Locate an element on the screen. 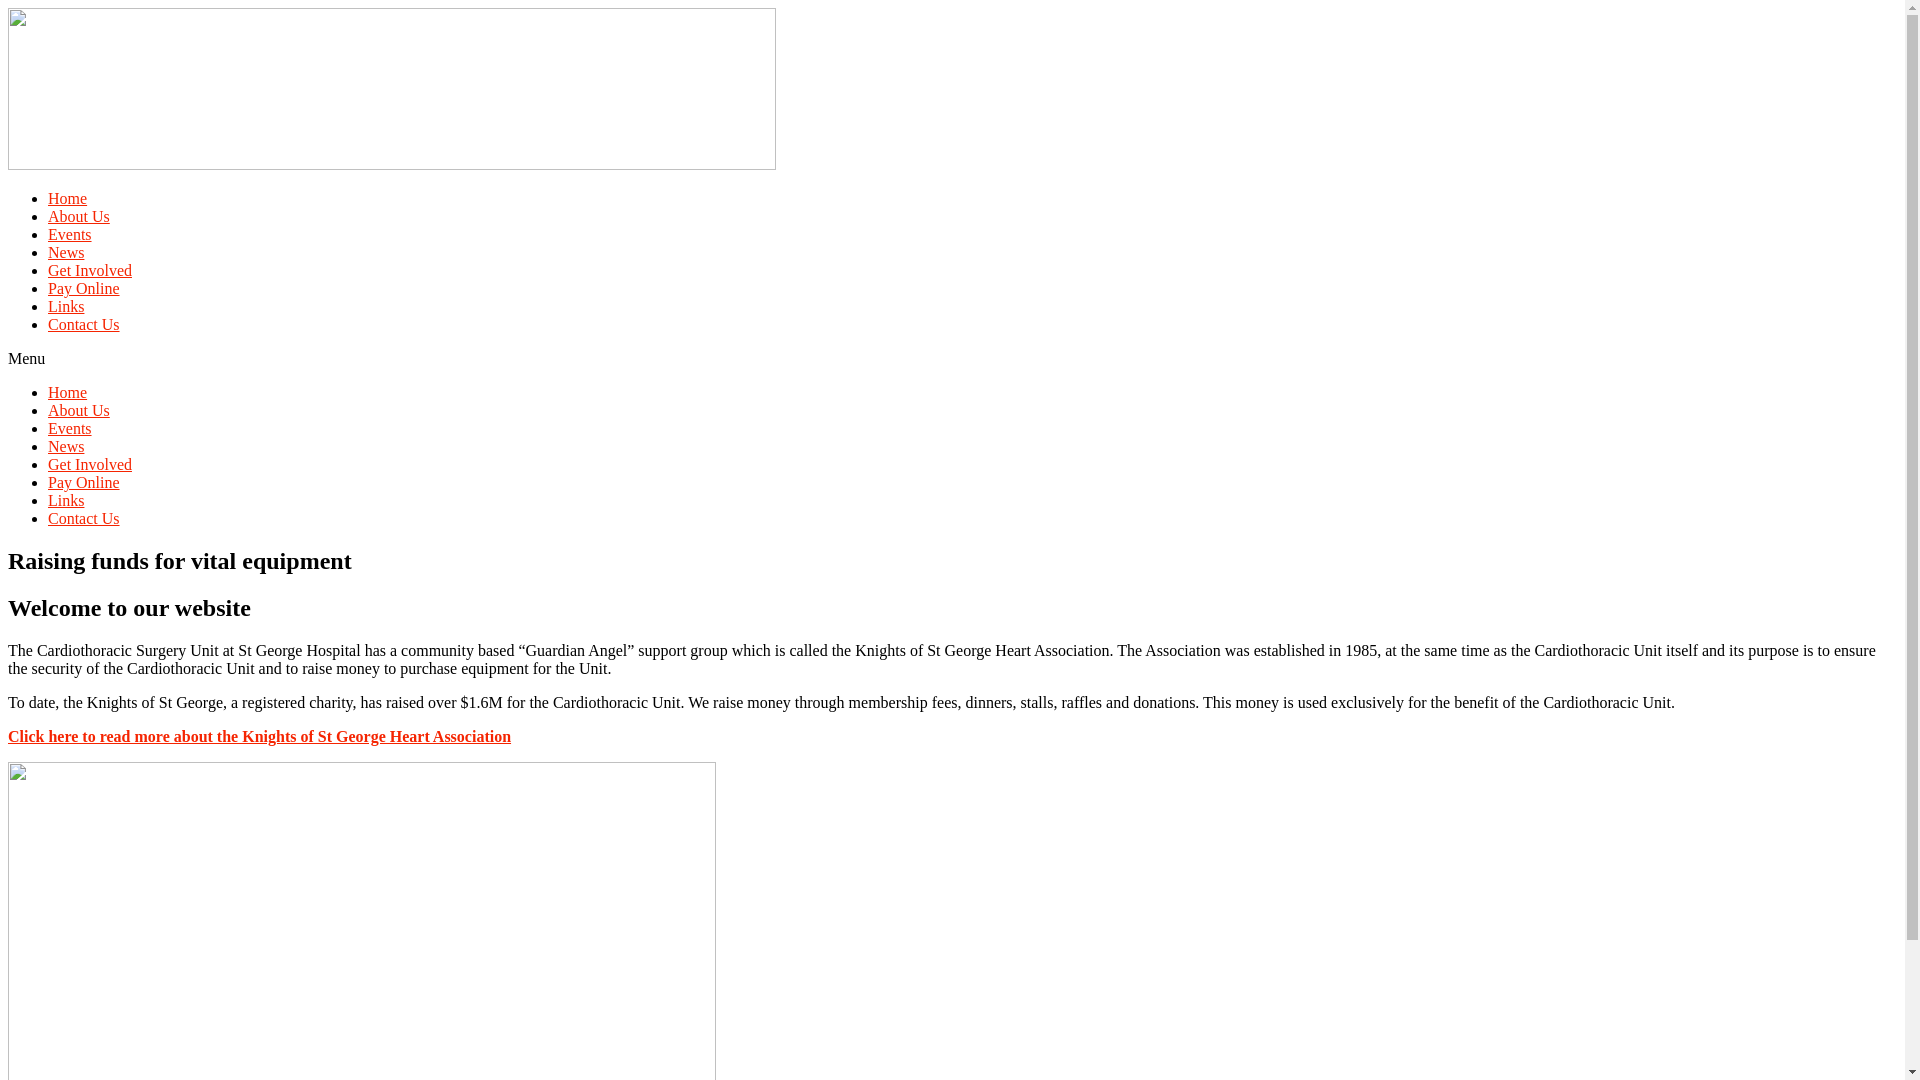  'About Us' is located at coordinates (78, 409).